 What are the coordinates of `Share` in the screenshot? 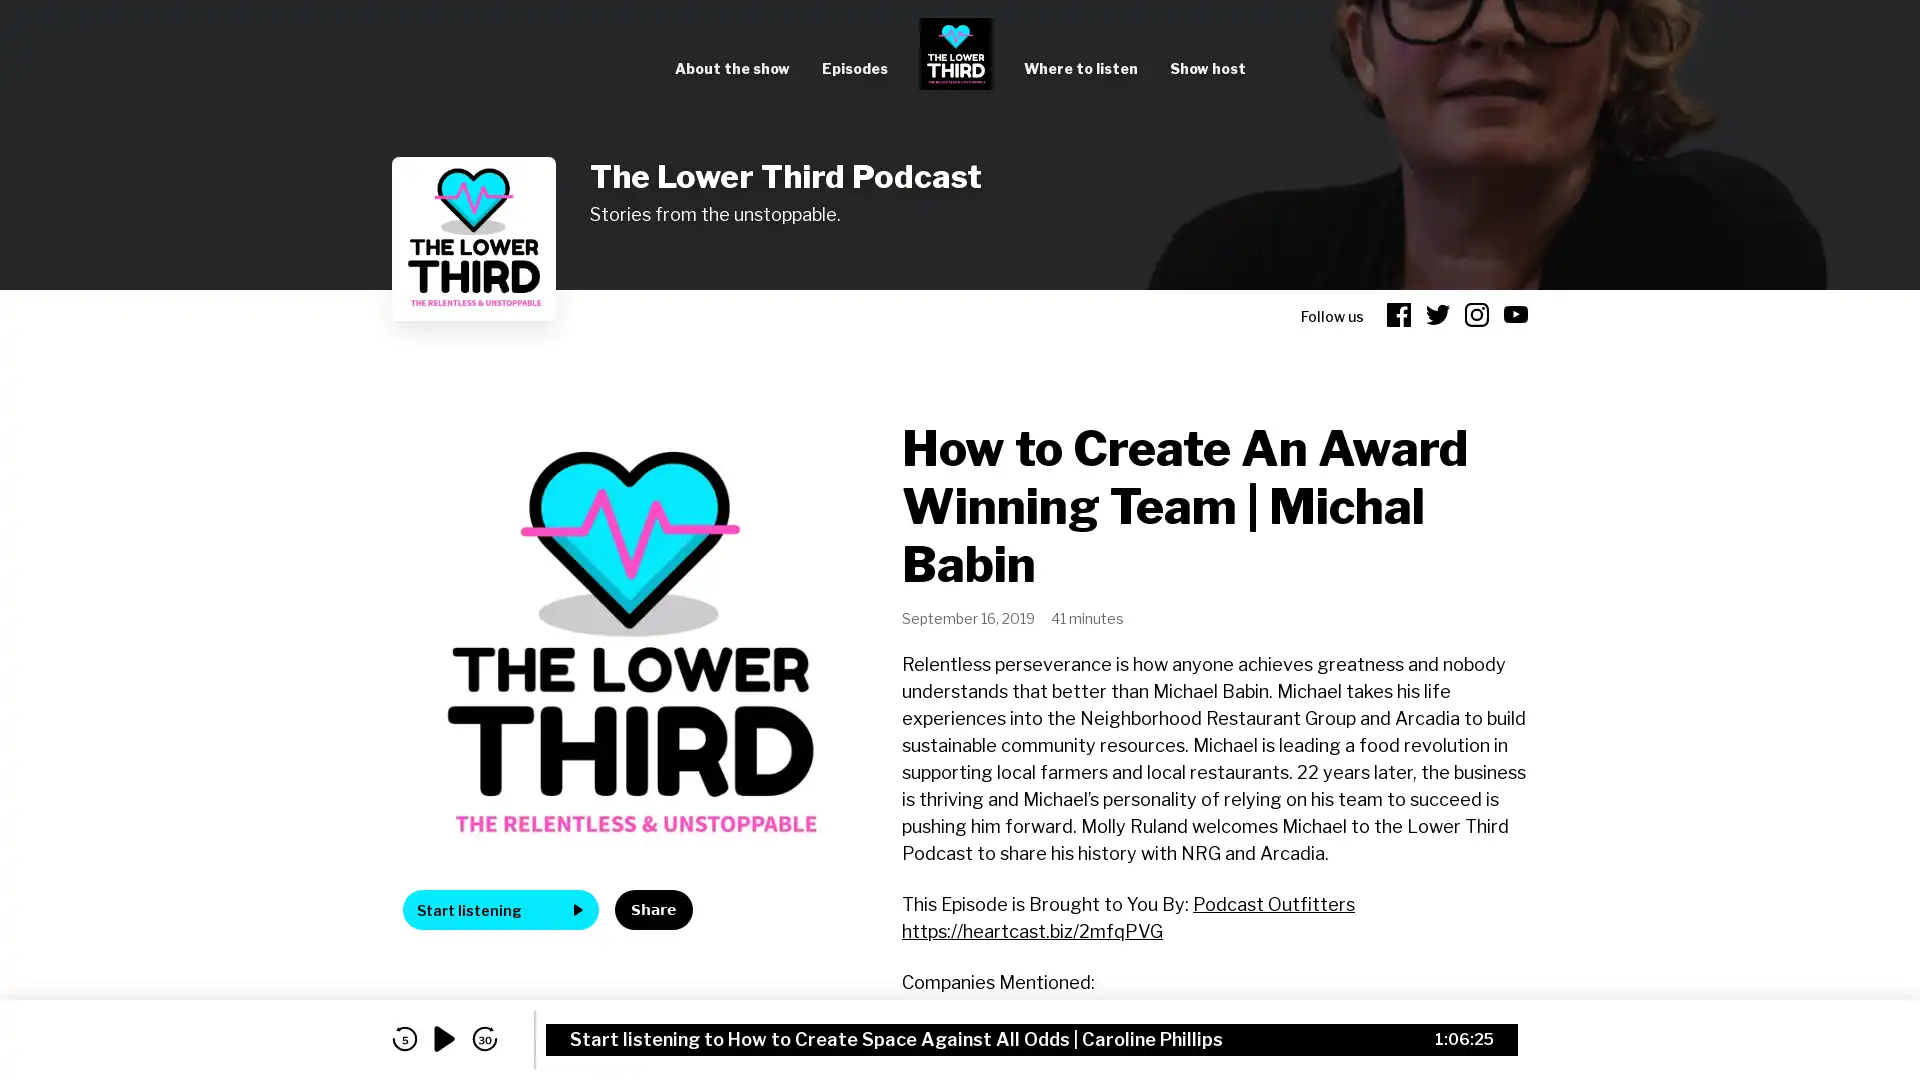 It's located at (653, 910).